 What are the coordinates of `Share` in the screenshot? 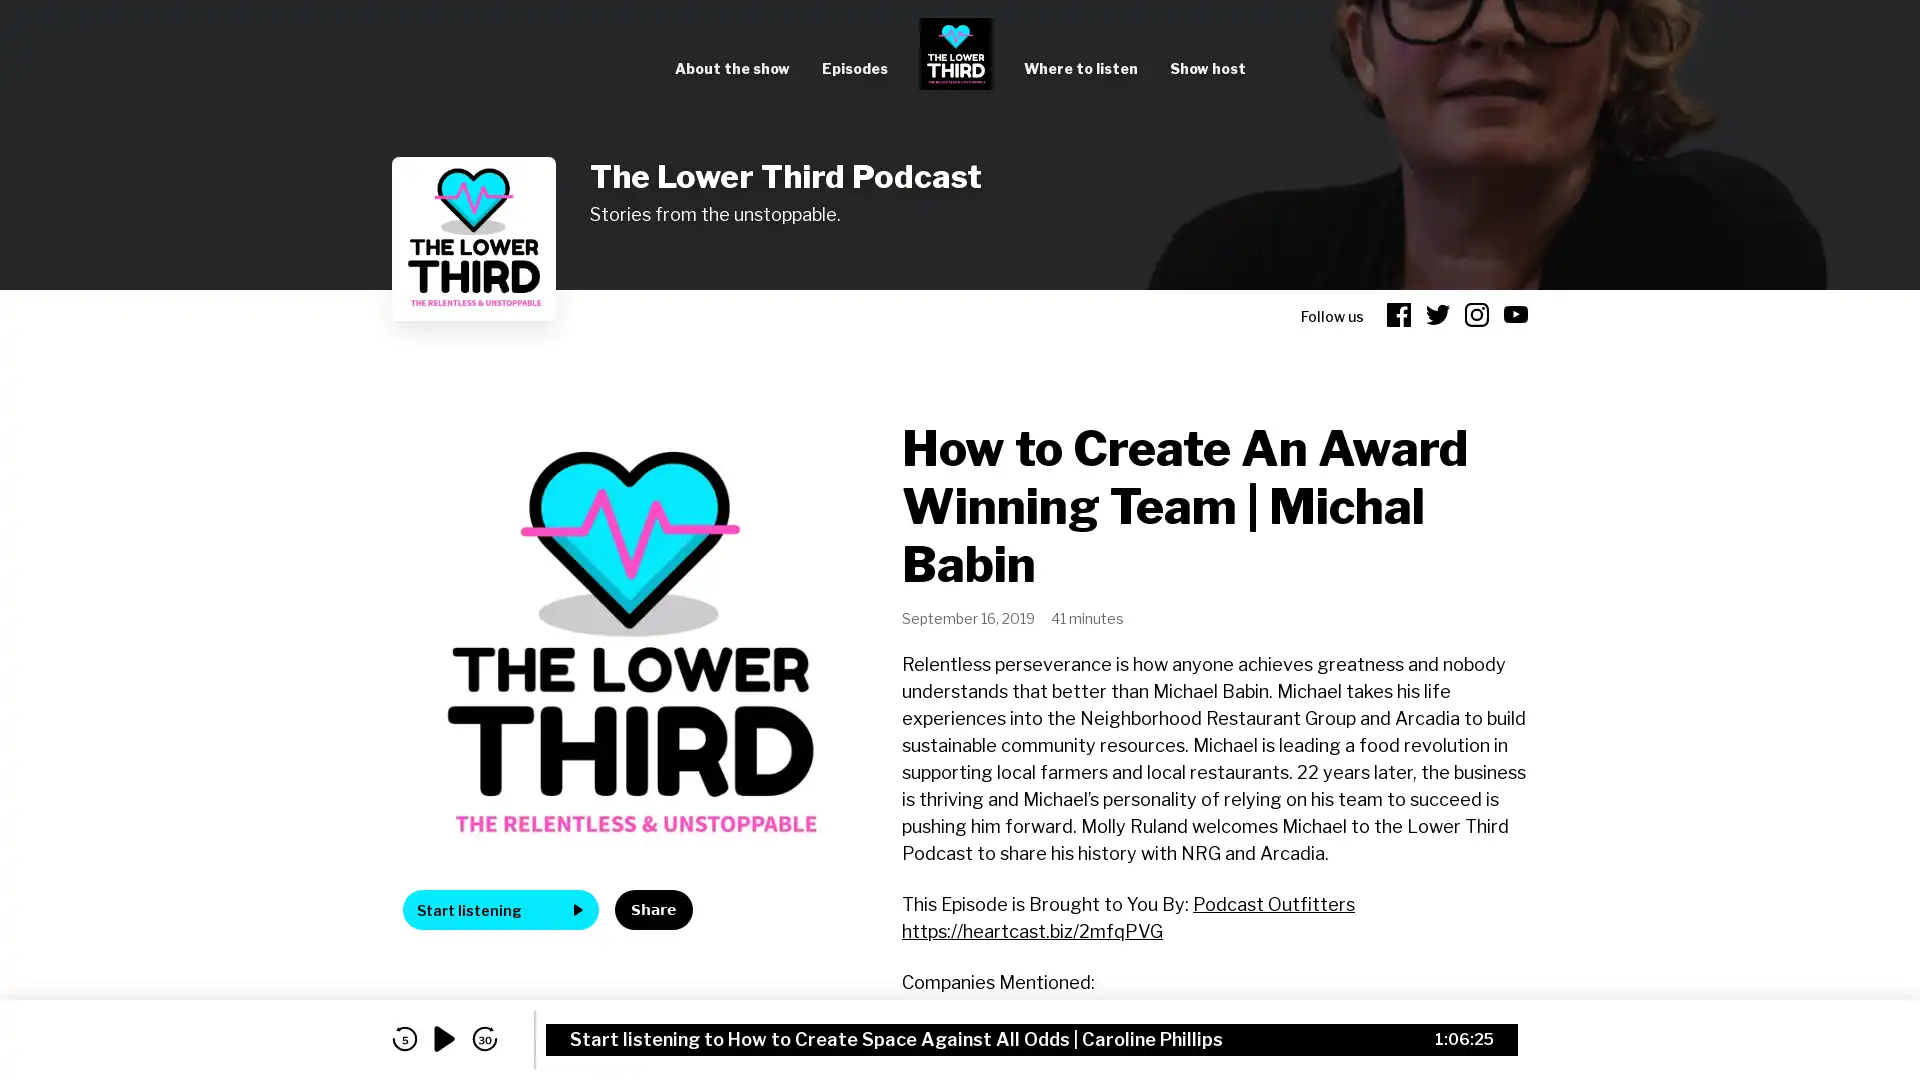 It's located at (653, 910).